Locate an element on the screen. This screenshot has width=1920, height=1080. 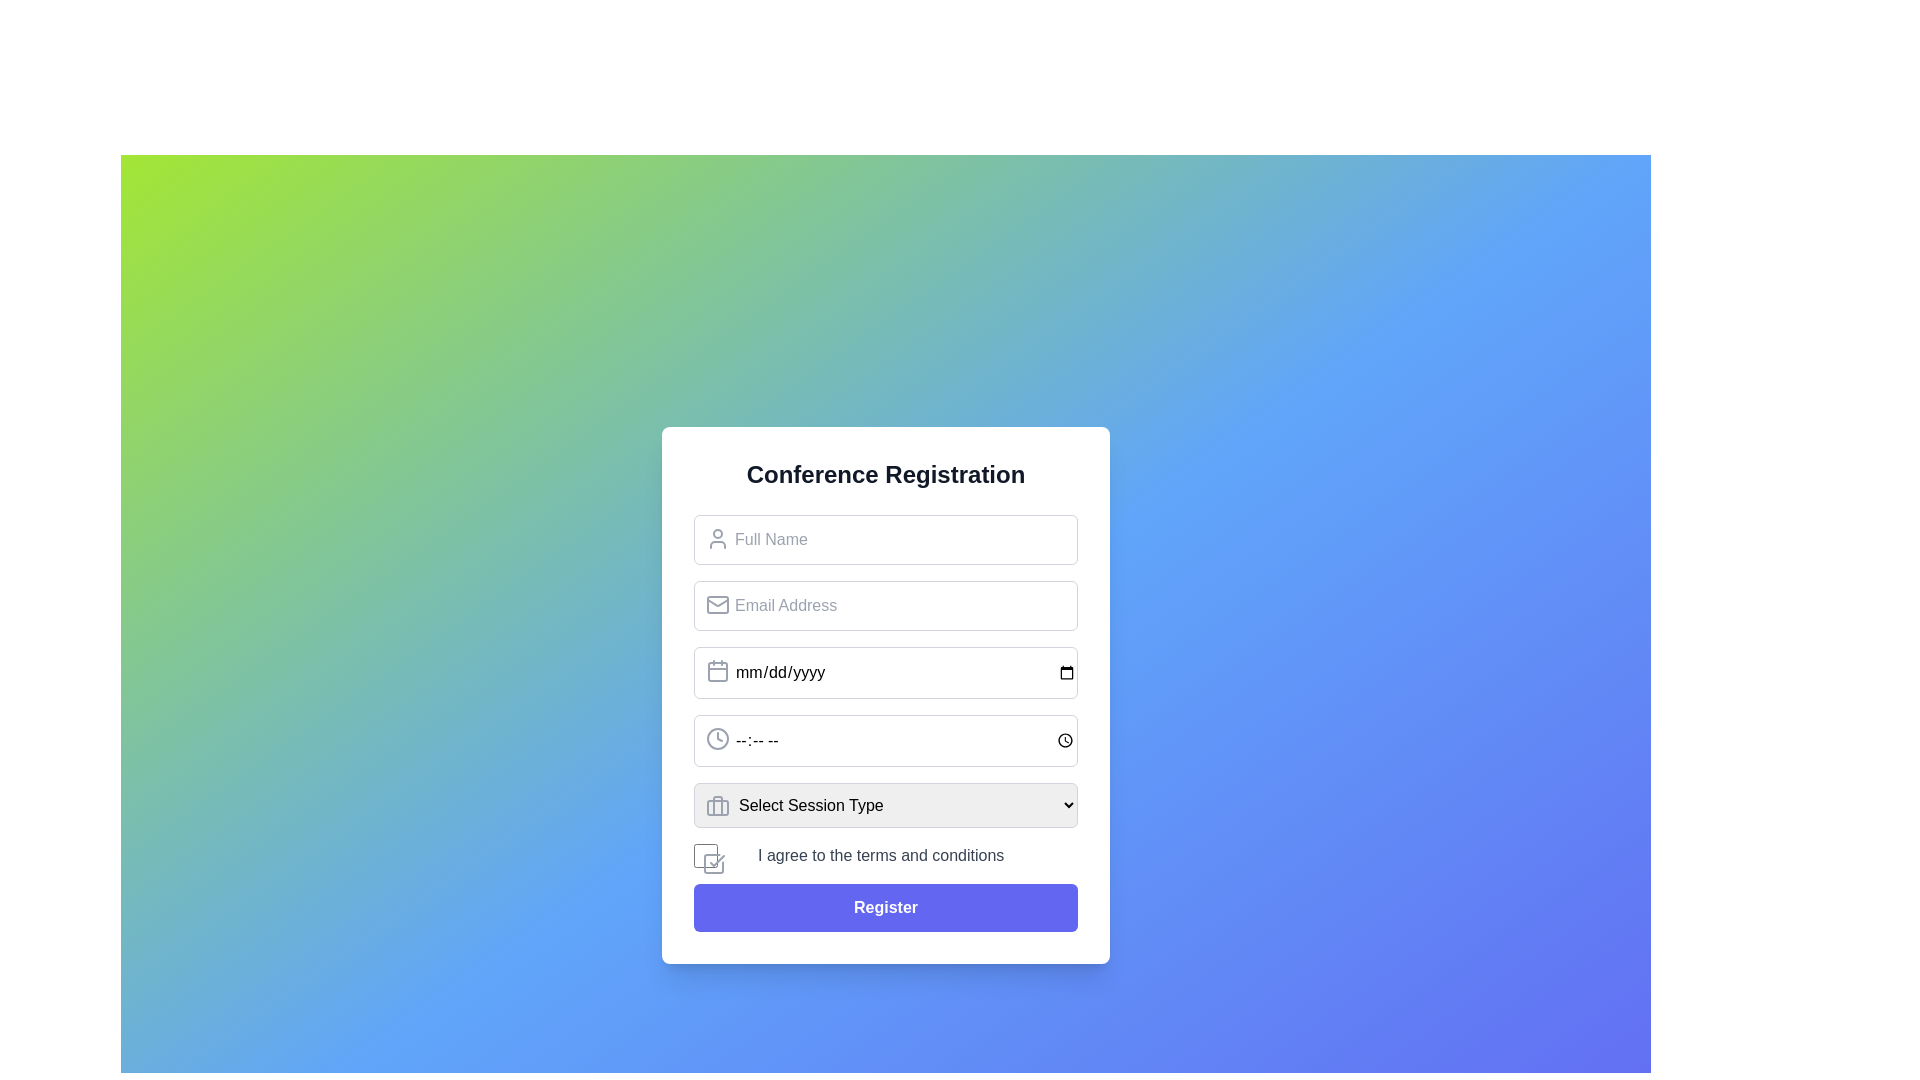
the icon representing the 'checked' state of the checkbox is located at coordinates (714, 862).